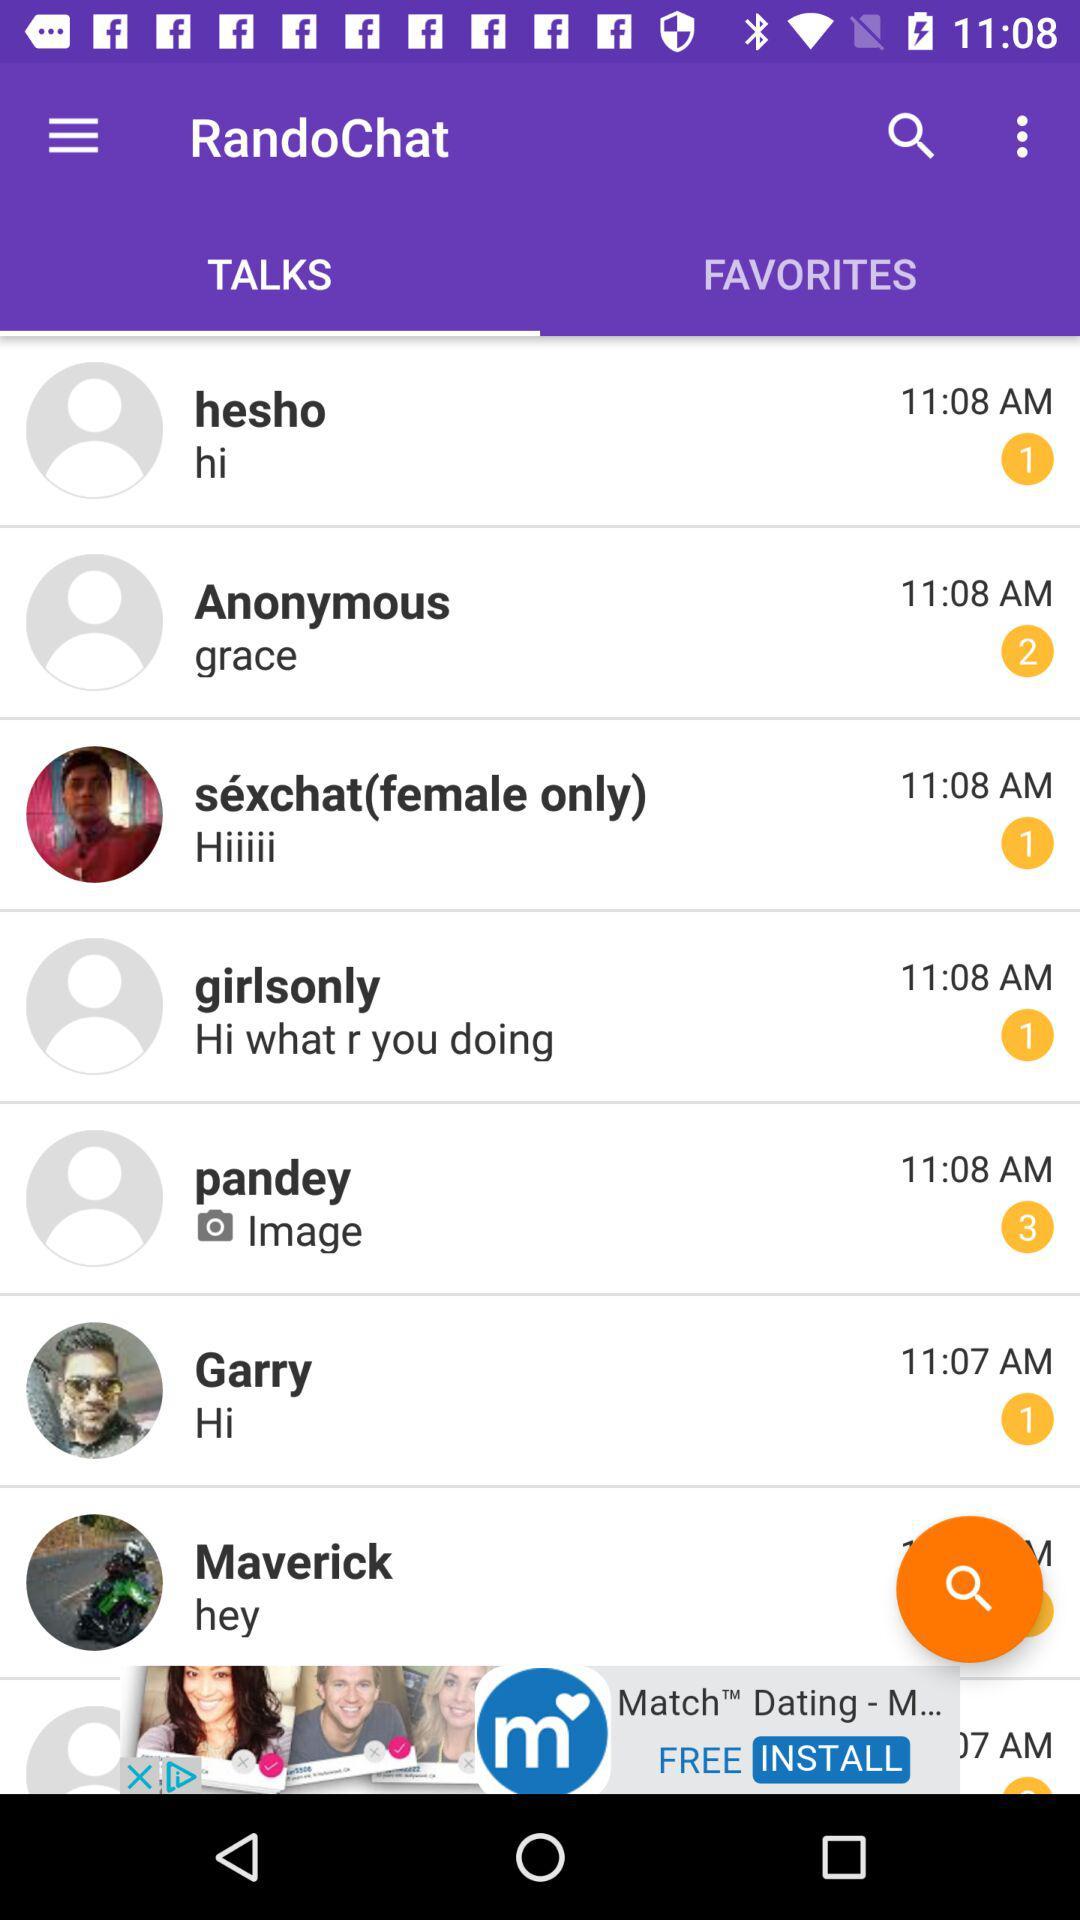 The width and height of the screenshot is (1080, 1920). Describe the element at coordinates (968, 1588) in the screenshot. I see `the search icon` at that location.